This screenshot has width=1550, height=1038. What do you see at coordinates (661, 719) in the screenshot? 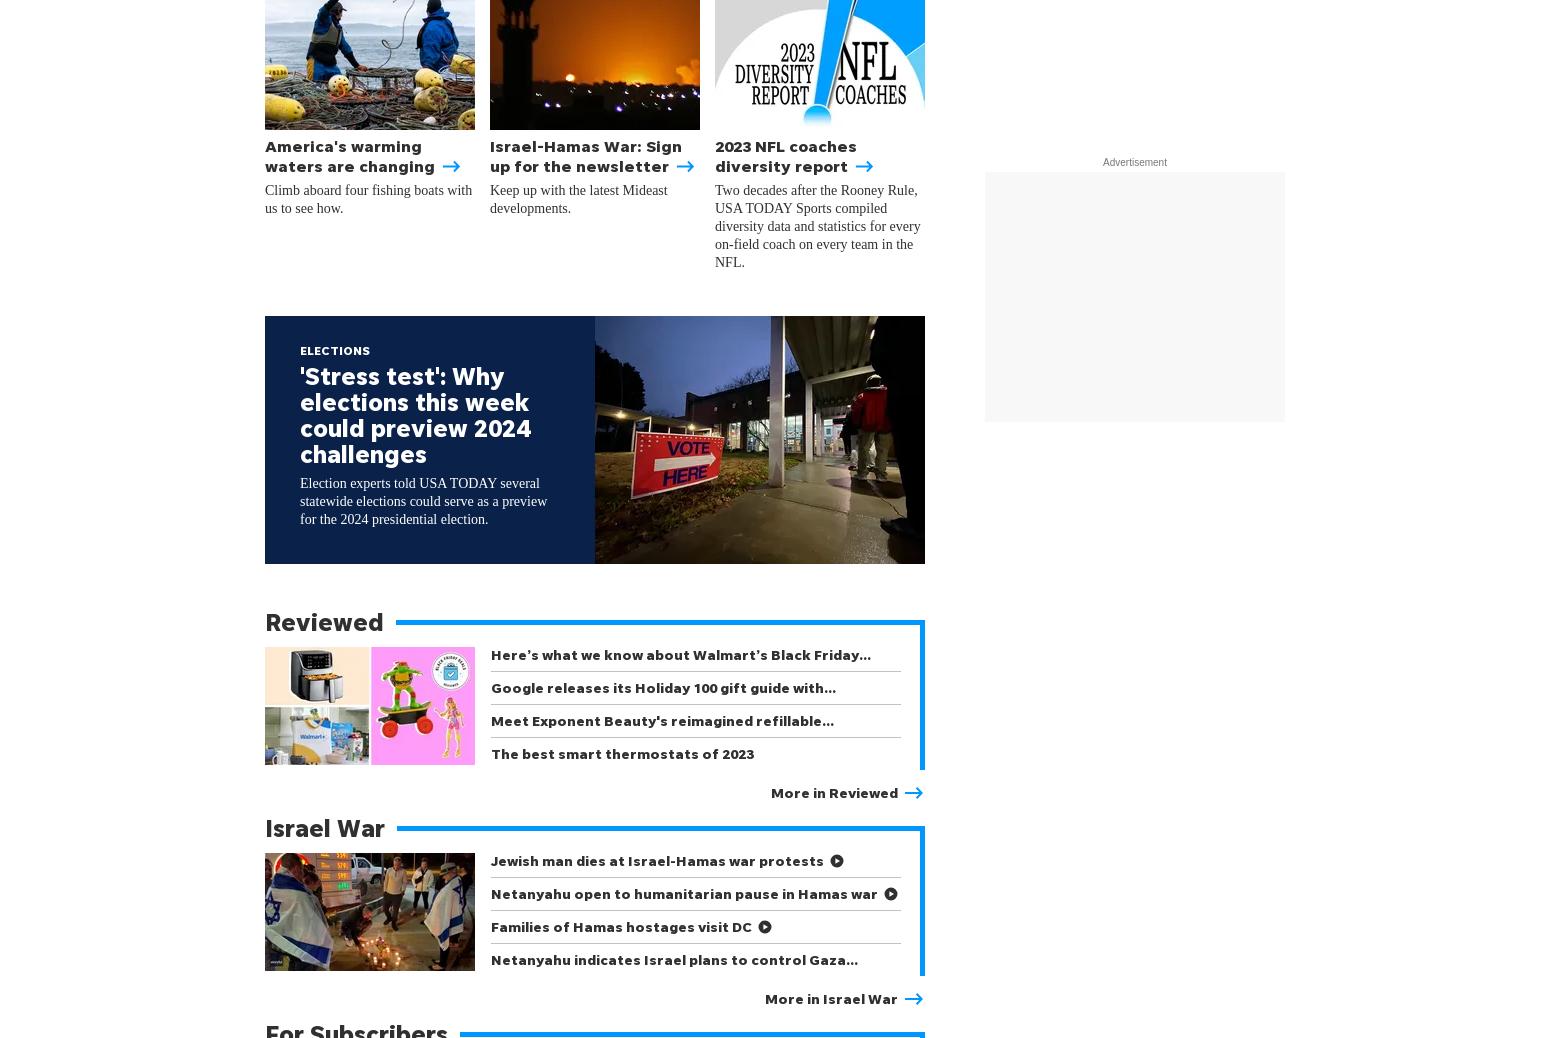
I see `'Meet Exponent Beauty's reimagined refillable…'` at bounding box center [661, 719].